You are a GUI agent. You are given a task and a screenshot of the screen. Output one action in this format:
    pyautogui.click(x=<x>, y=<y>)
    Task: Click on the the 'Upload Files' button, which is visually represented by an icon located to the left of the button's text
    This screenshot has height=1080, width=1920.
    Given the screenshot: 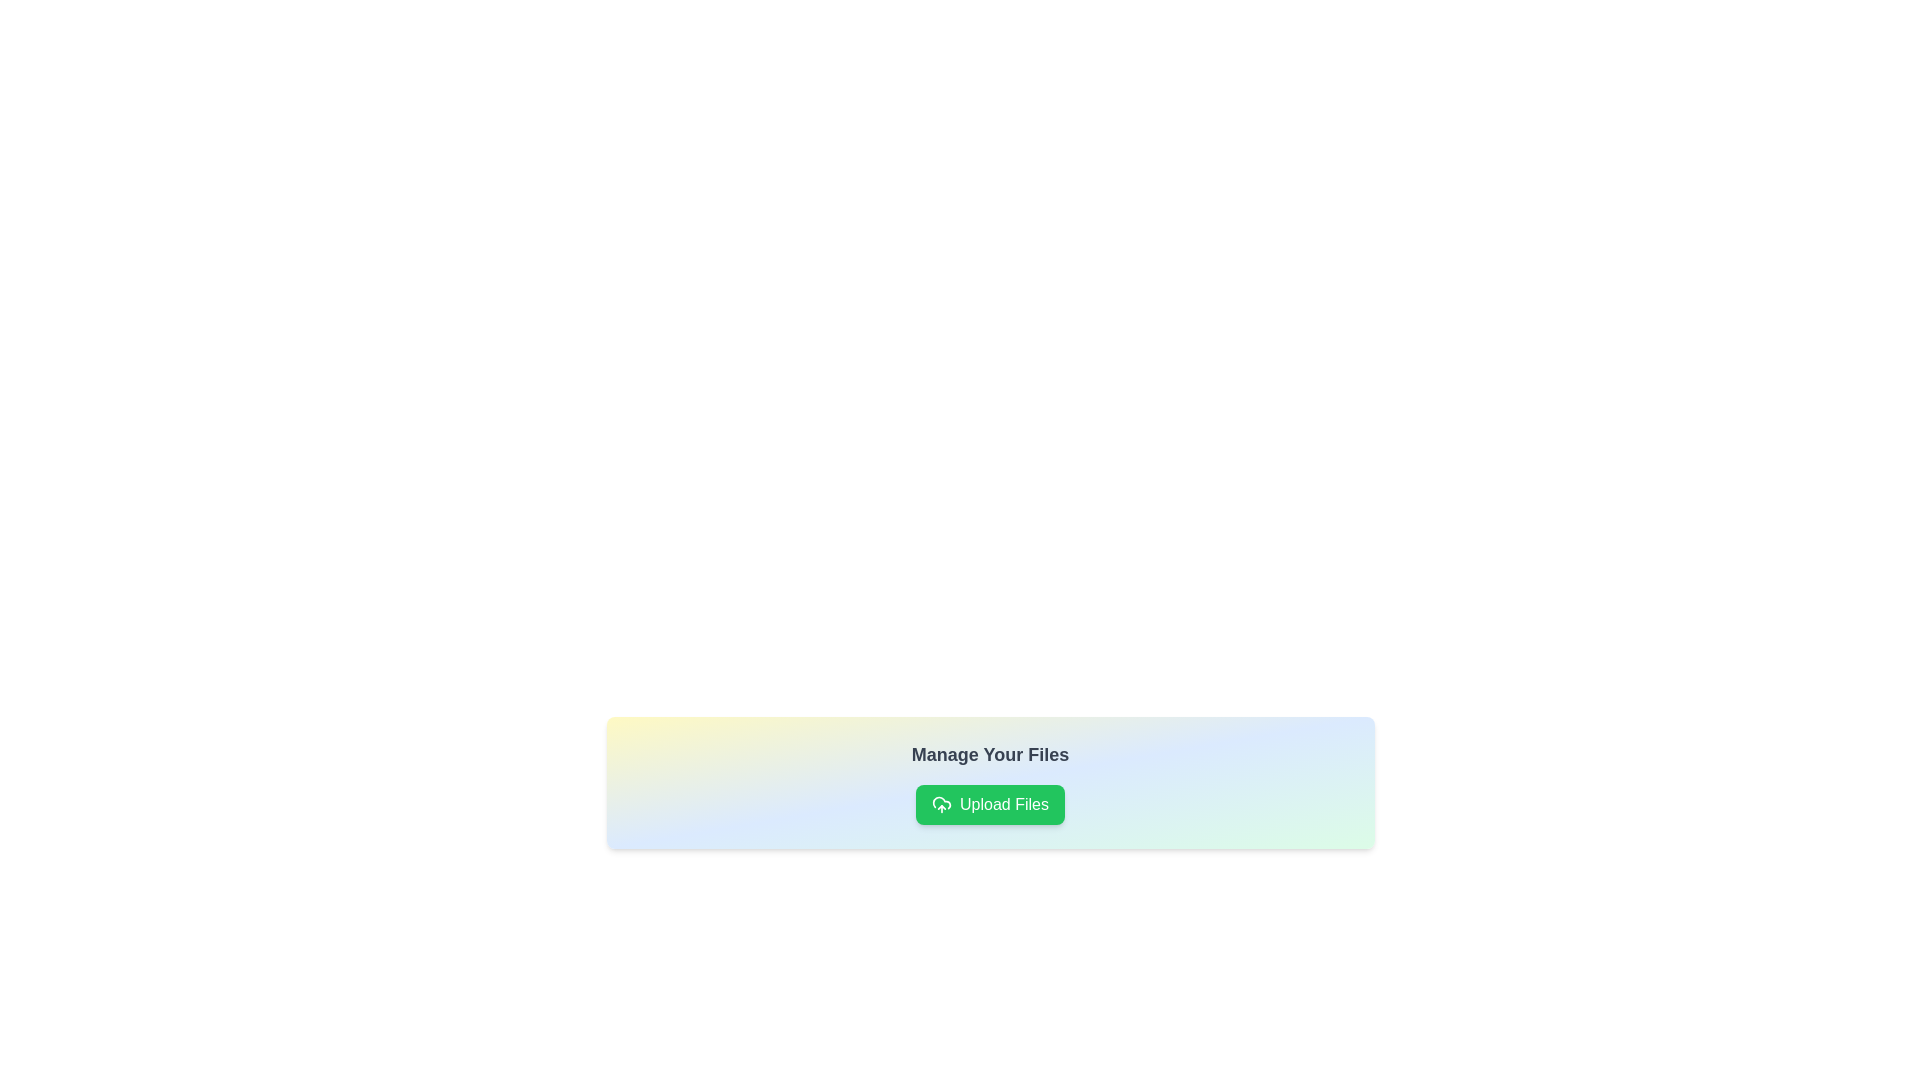 What is the action you would take?
    pyautogui.click(x=940, y=804)
    